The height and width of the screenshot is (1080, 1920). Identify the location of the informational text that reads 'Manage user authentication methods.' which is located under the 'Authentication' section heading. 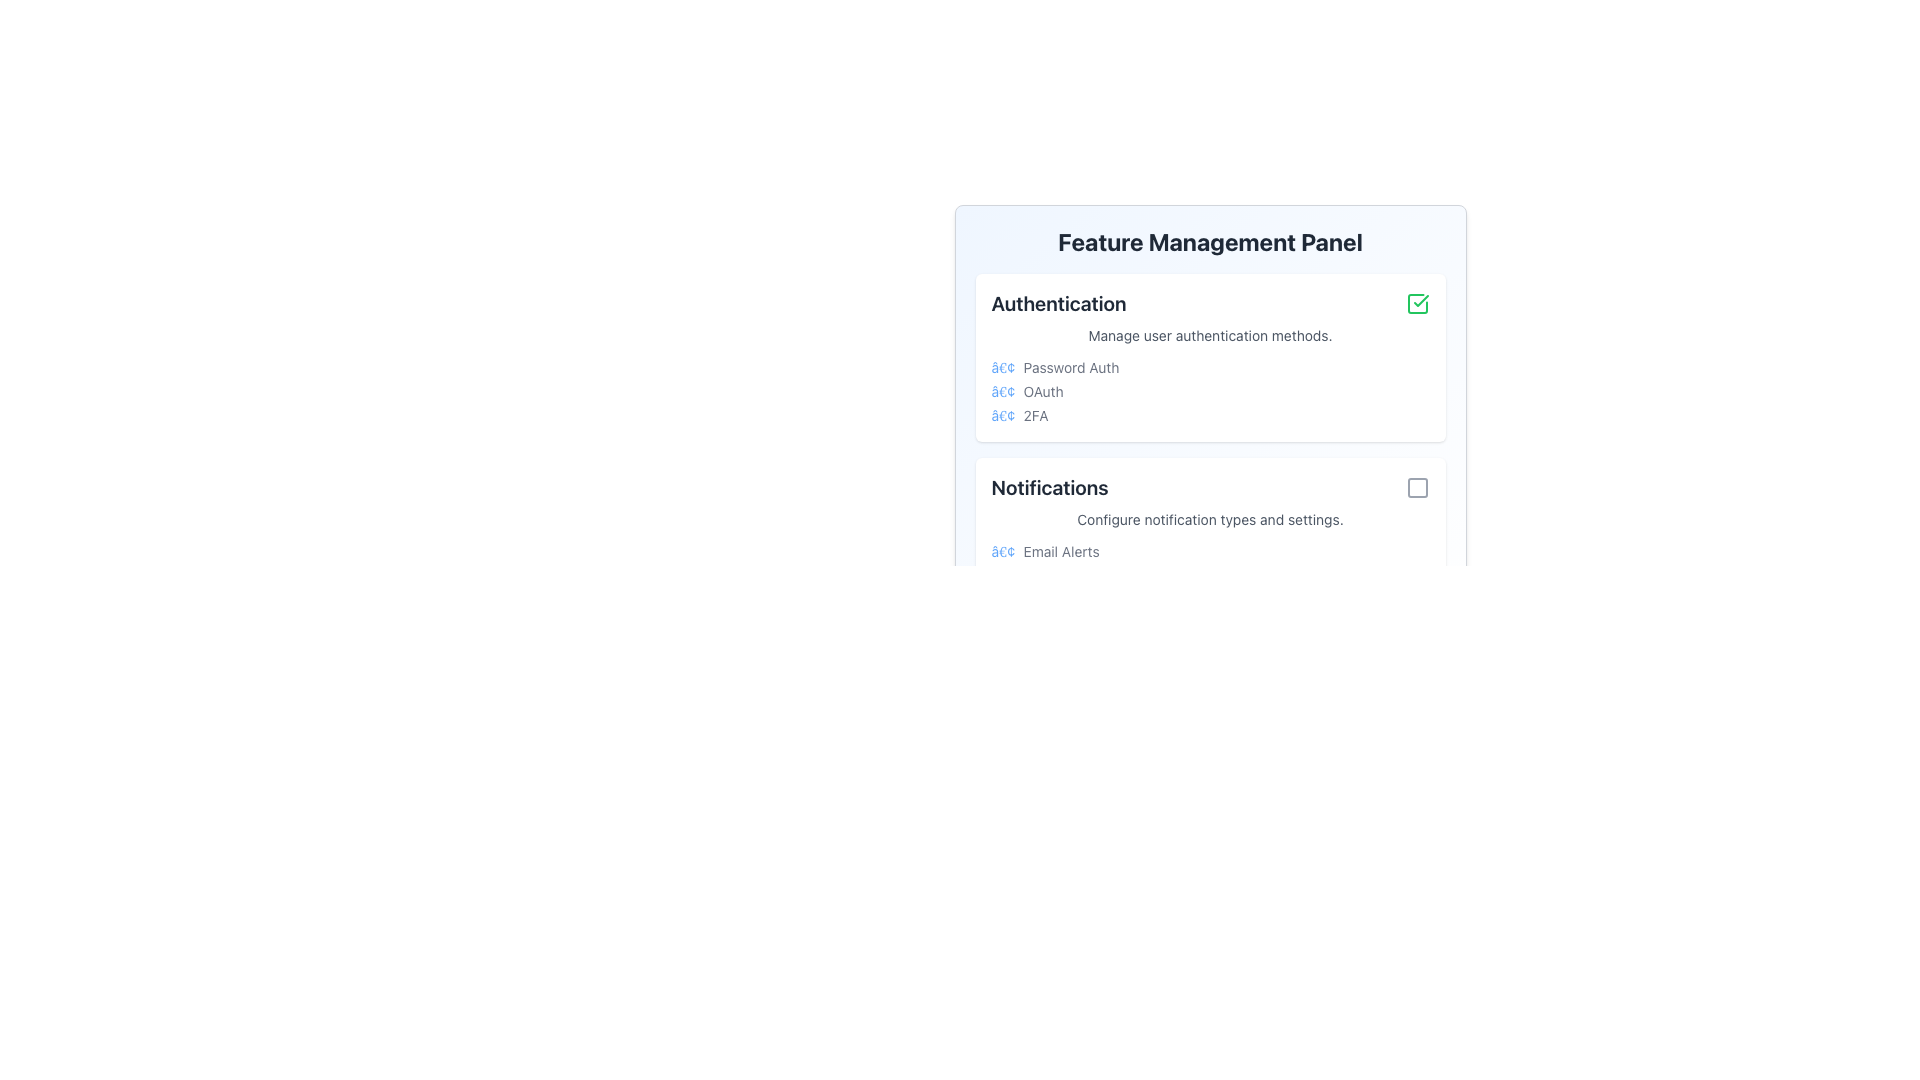
(1209, 334).